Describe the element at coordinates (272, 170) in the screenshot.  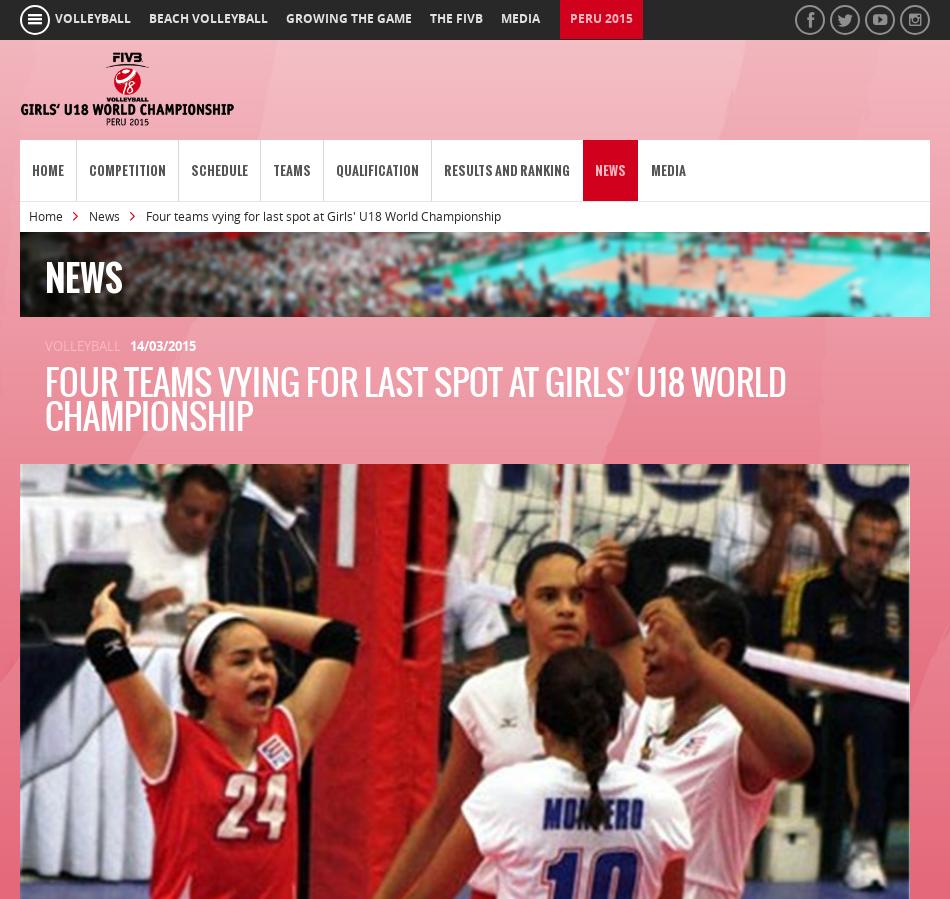
I see `'Teams'` at that location.